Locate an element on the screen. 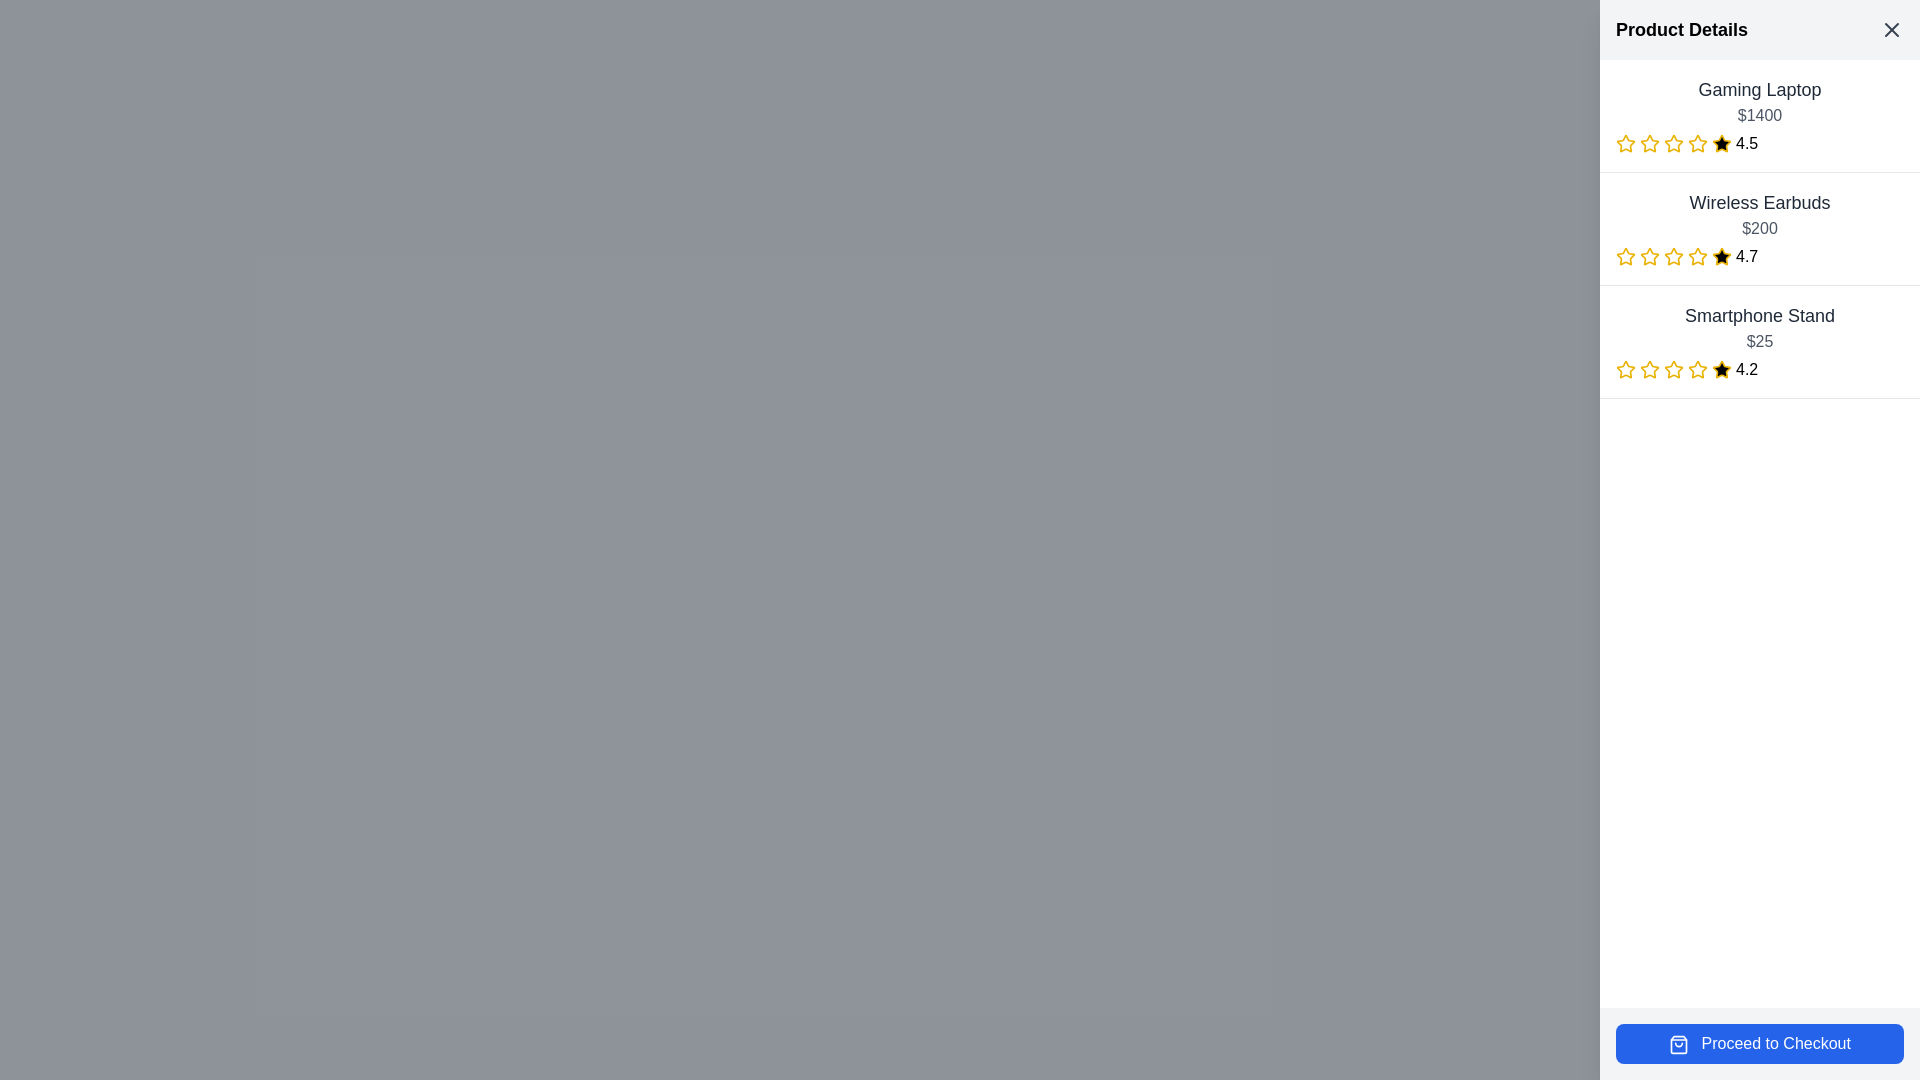 The width and height of the screenshot is (1920, 1080). the second star in the horizontal rating row for the 'Gaming Laptop' product is located at coordinates (1650, 142).